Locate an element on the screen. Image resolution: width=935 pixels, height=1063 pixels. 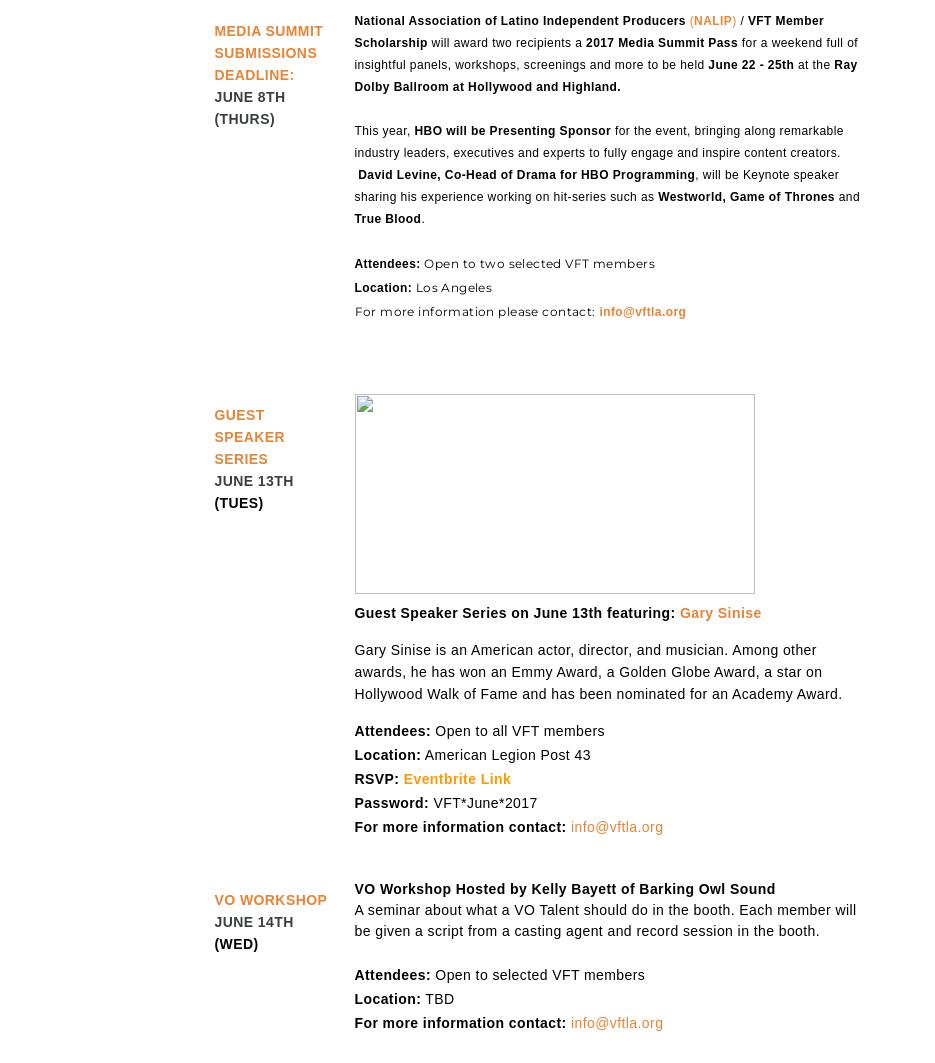
'Eventbrite Link' is located at coordinates (456, 777).